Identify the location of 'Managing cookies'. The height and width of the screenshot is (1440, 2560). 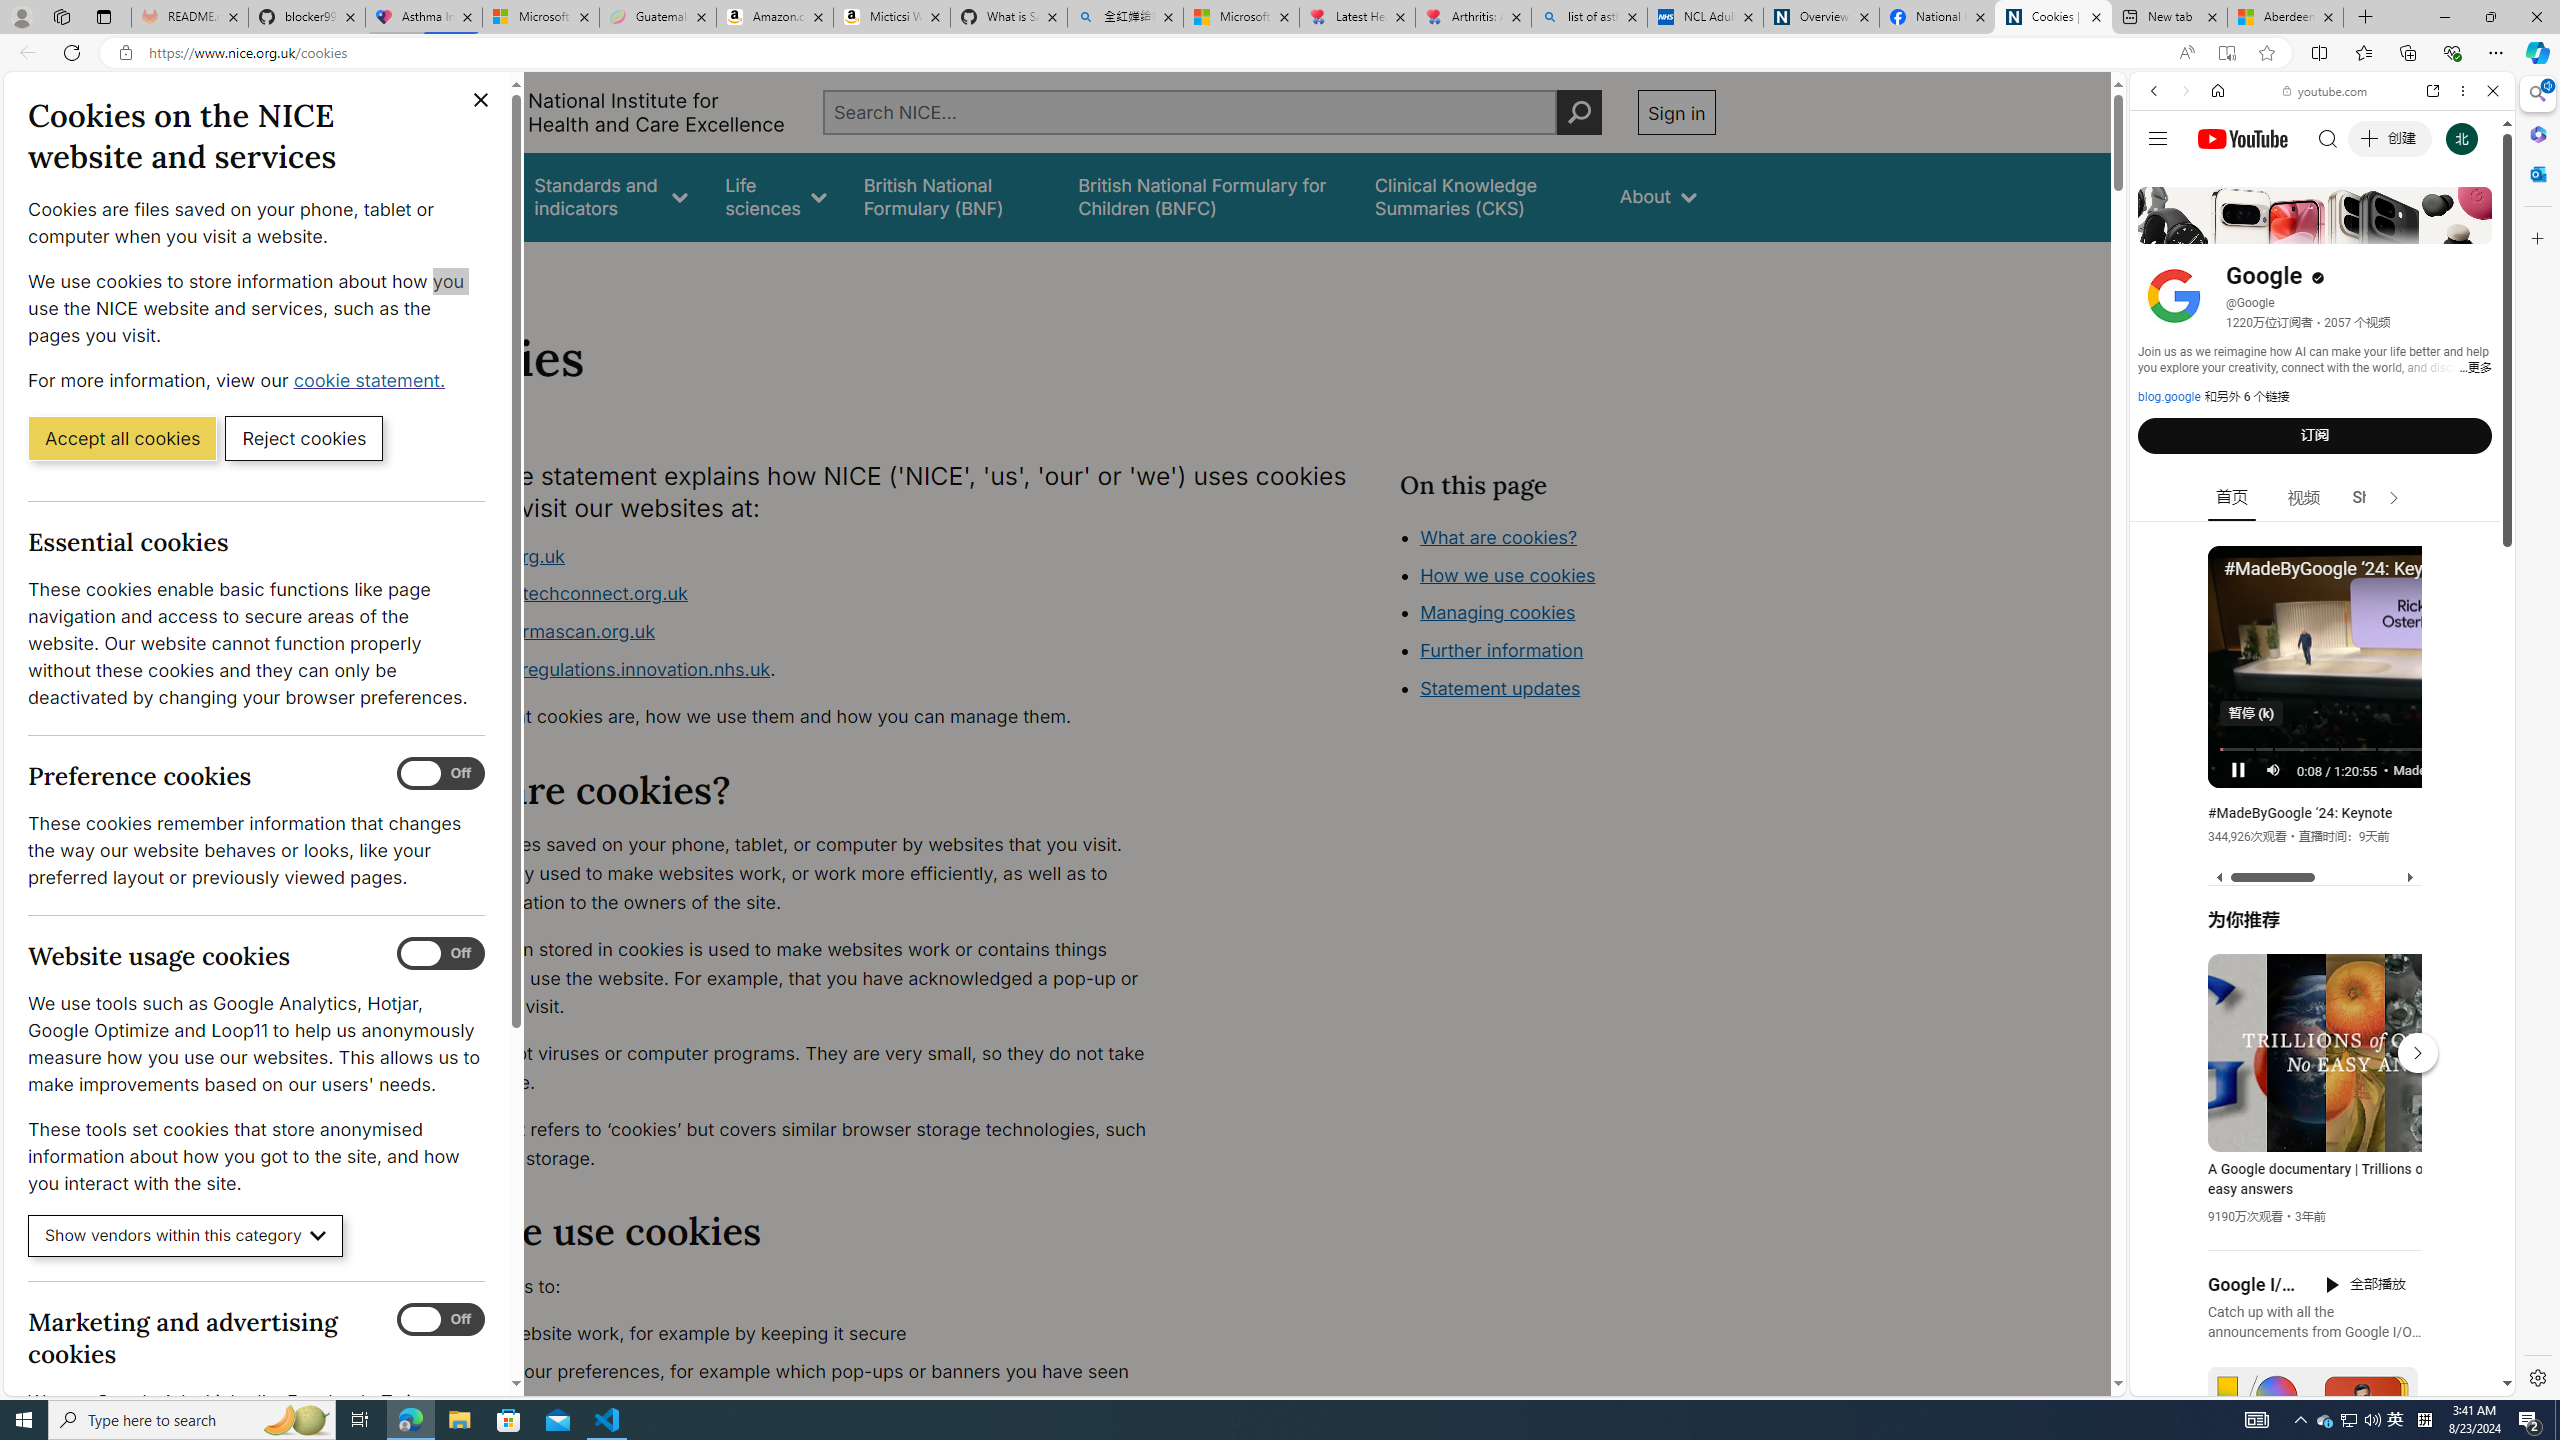
(1497, 612).